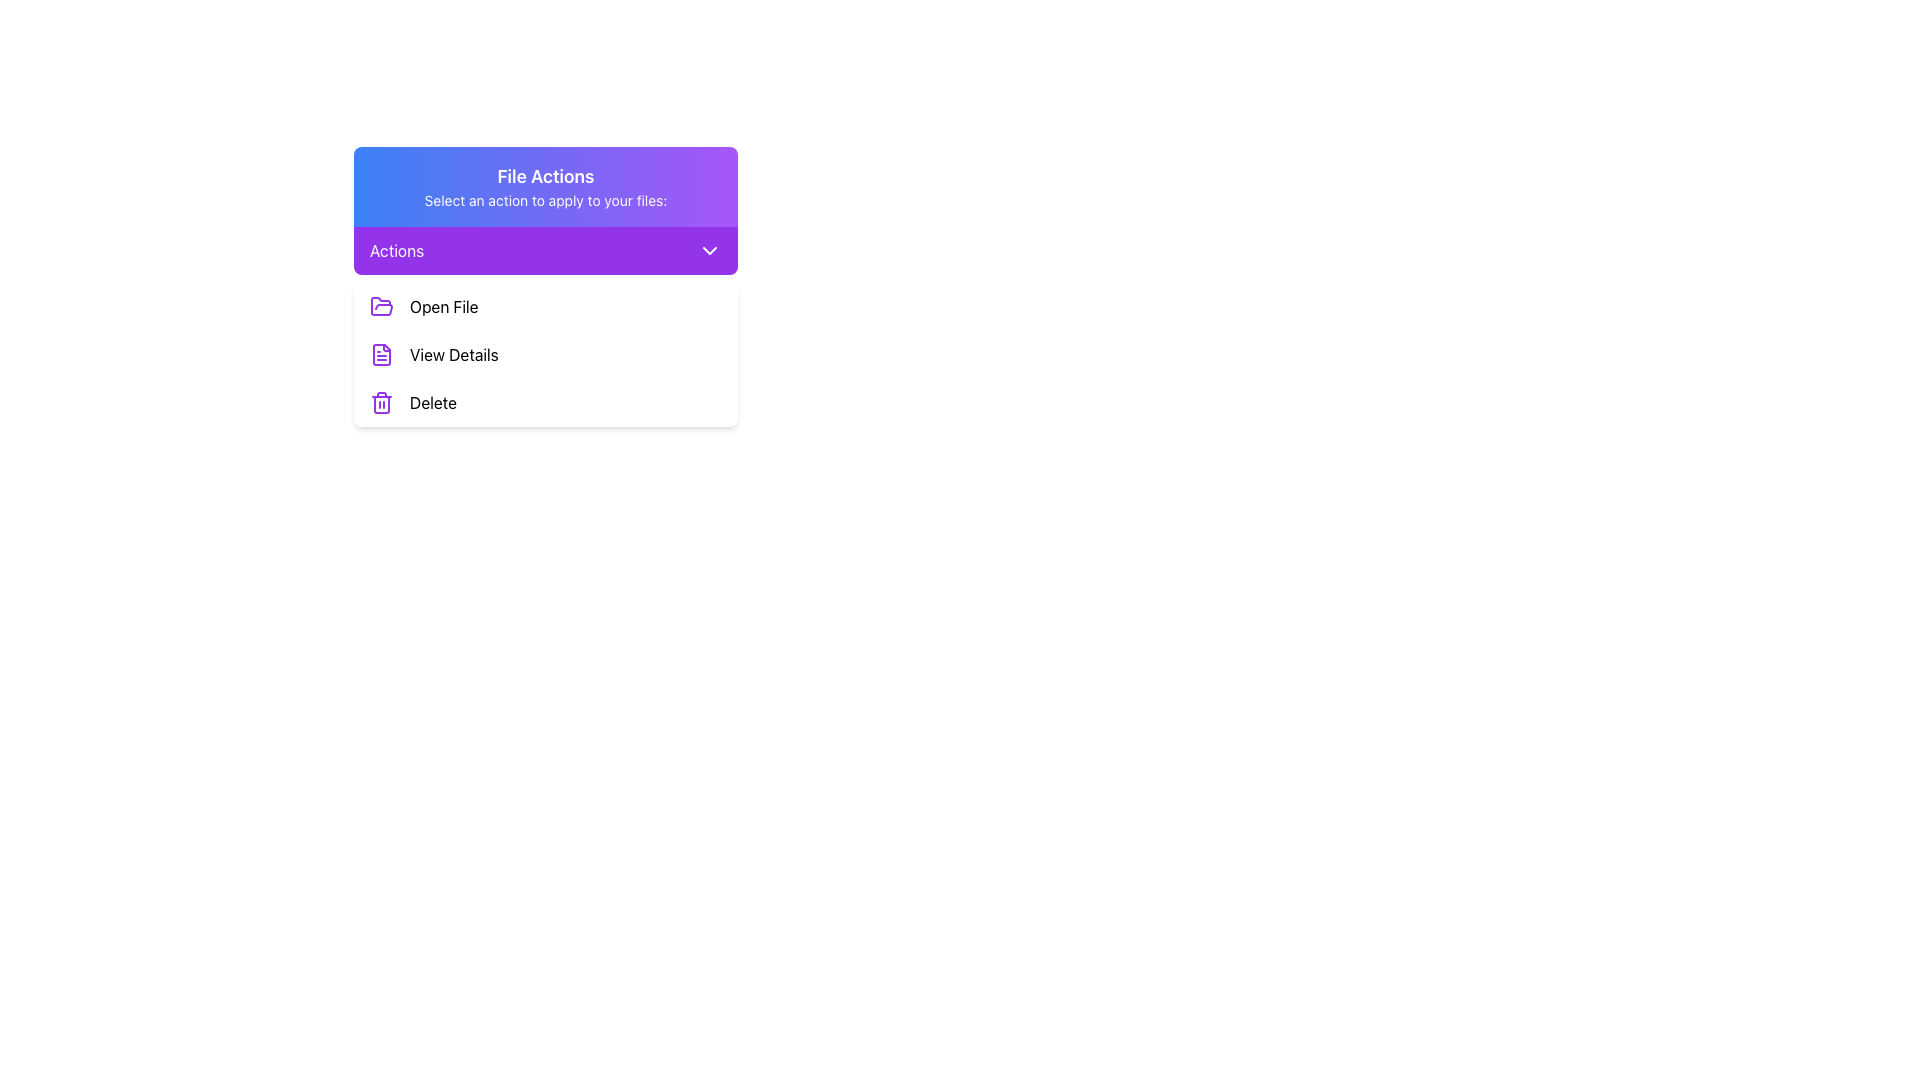 This screenshot has height=1080, width=1920. I want to click on the trash can icon representing the 'Delete' function in the dropdown menu located at the bottom of the list, so click(382, 405).